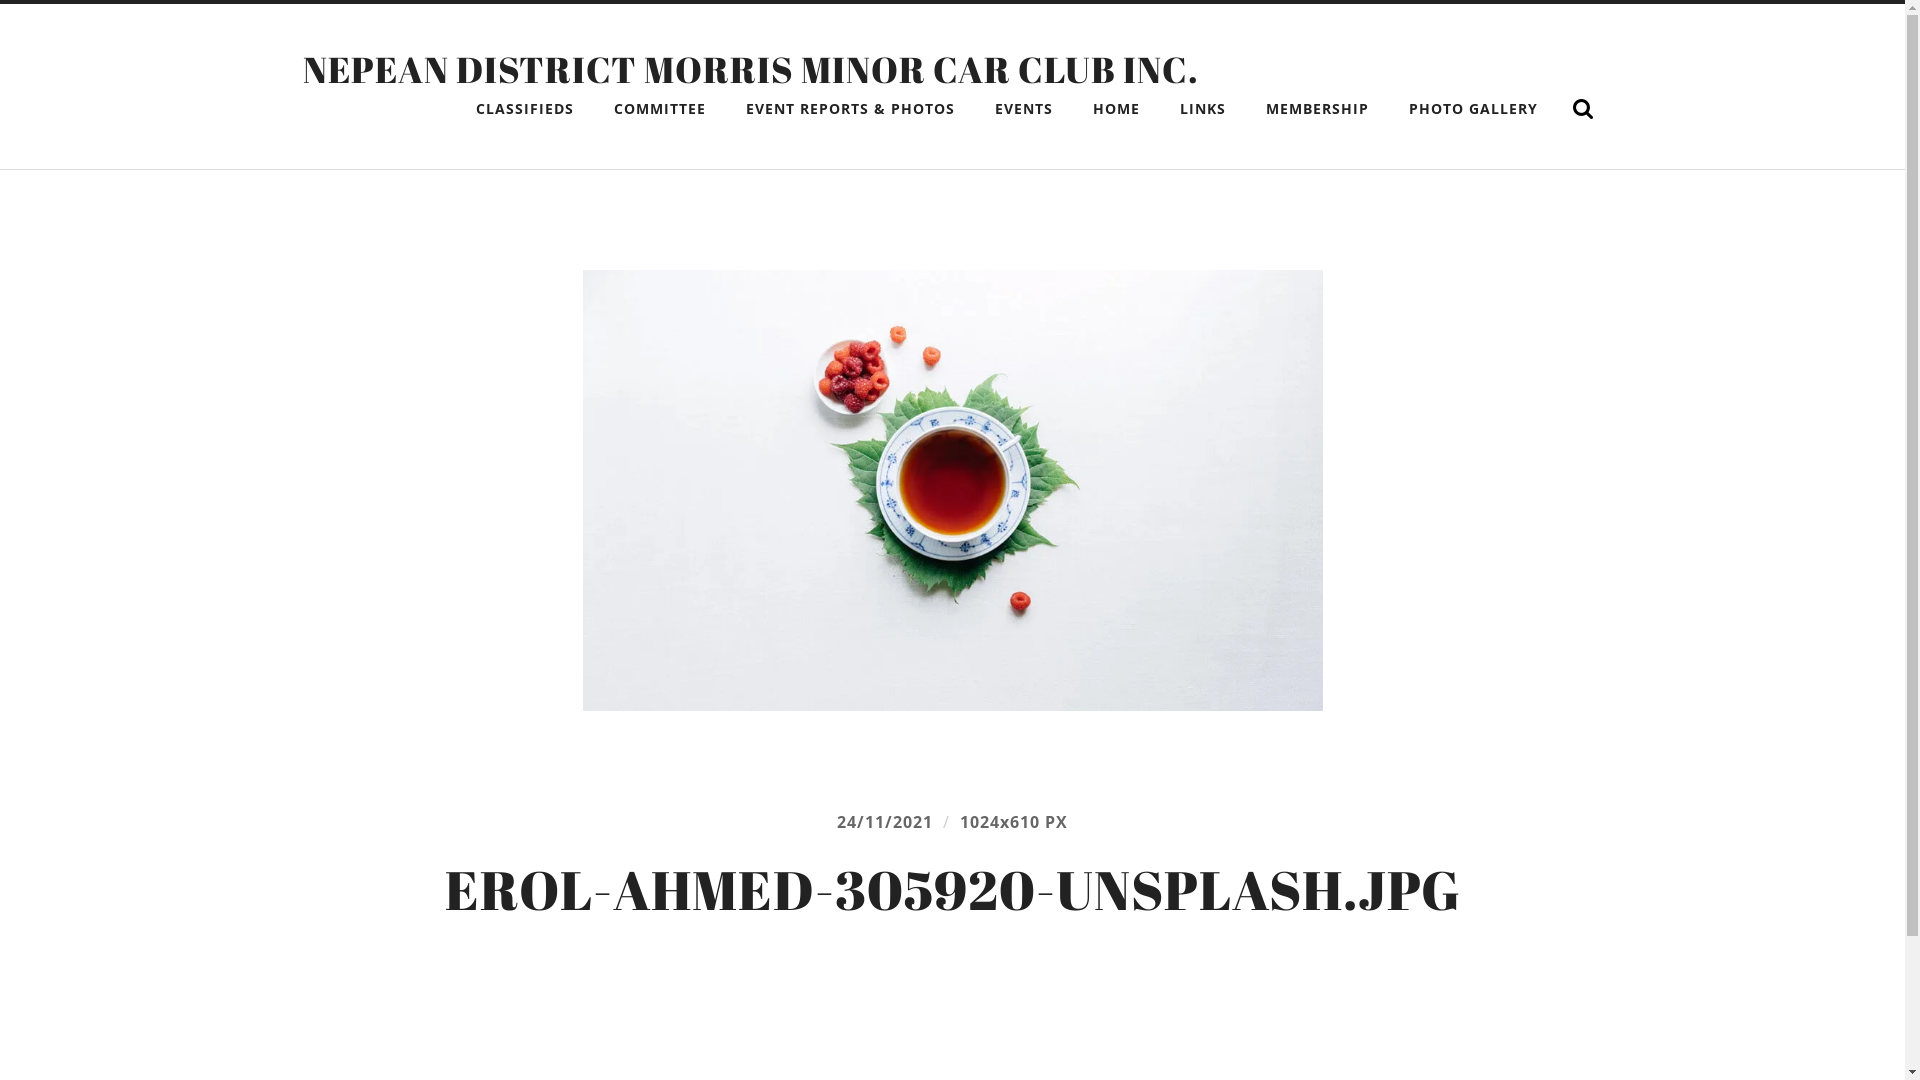 This screenshot has height=1080, width=1920. I want to click on 'EVENT REPORTS & PHOTOS', so click(728, 108).